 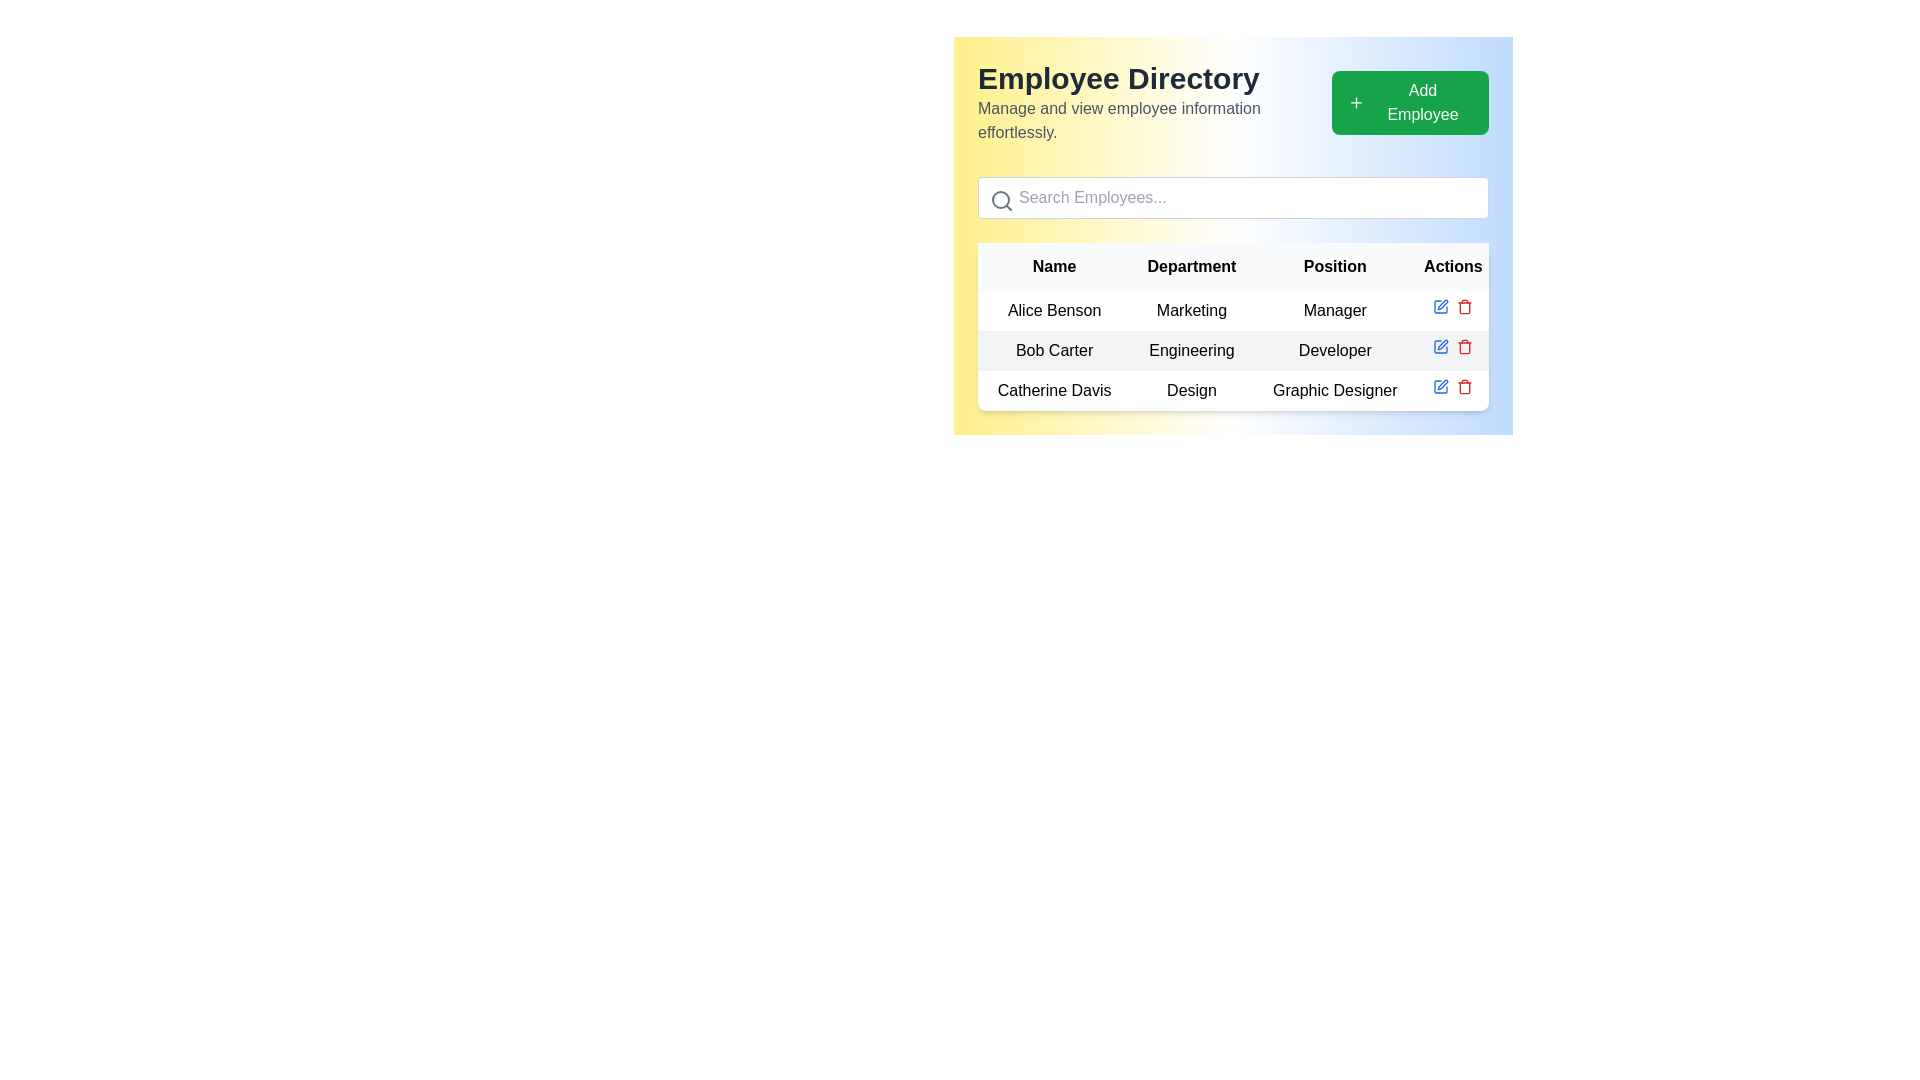 I want to click on the text label 'Design' located in the third row and second column of the table under the 'Department' column, aligned with 'Catherine Davis', so click(x=1191, y=390).